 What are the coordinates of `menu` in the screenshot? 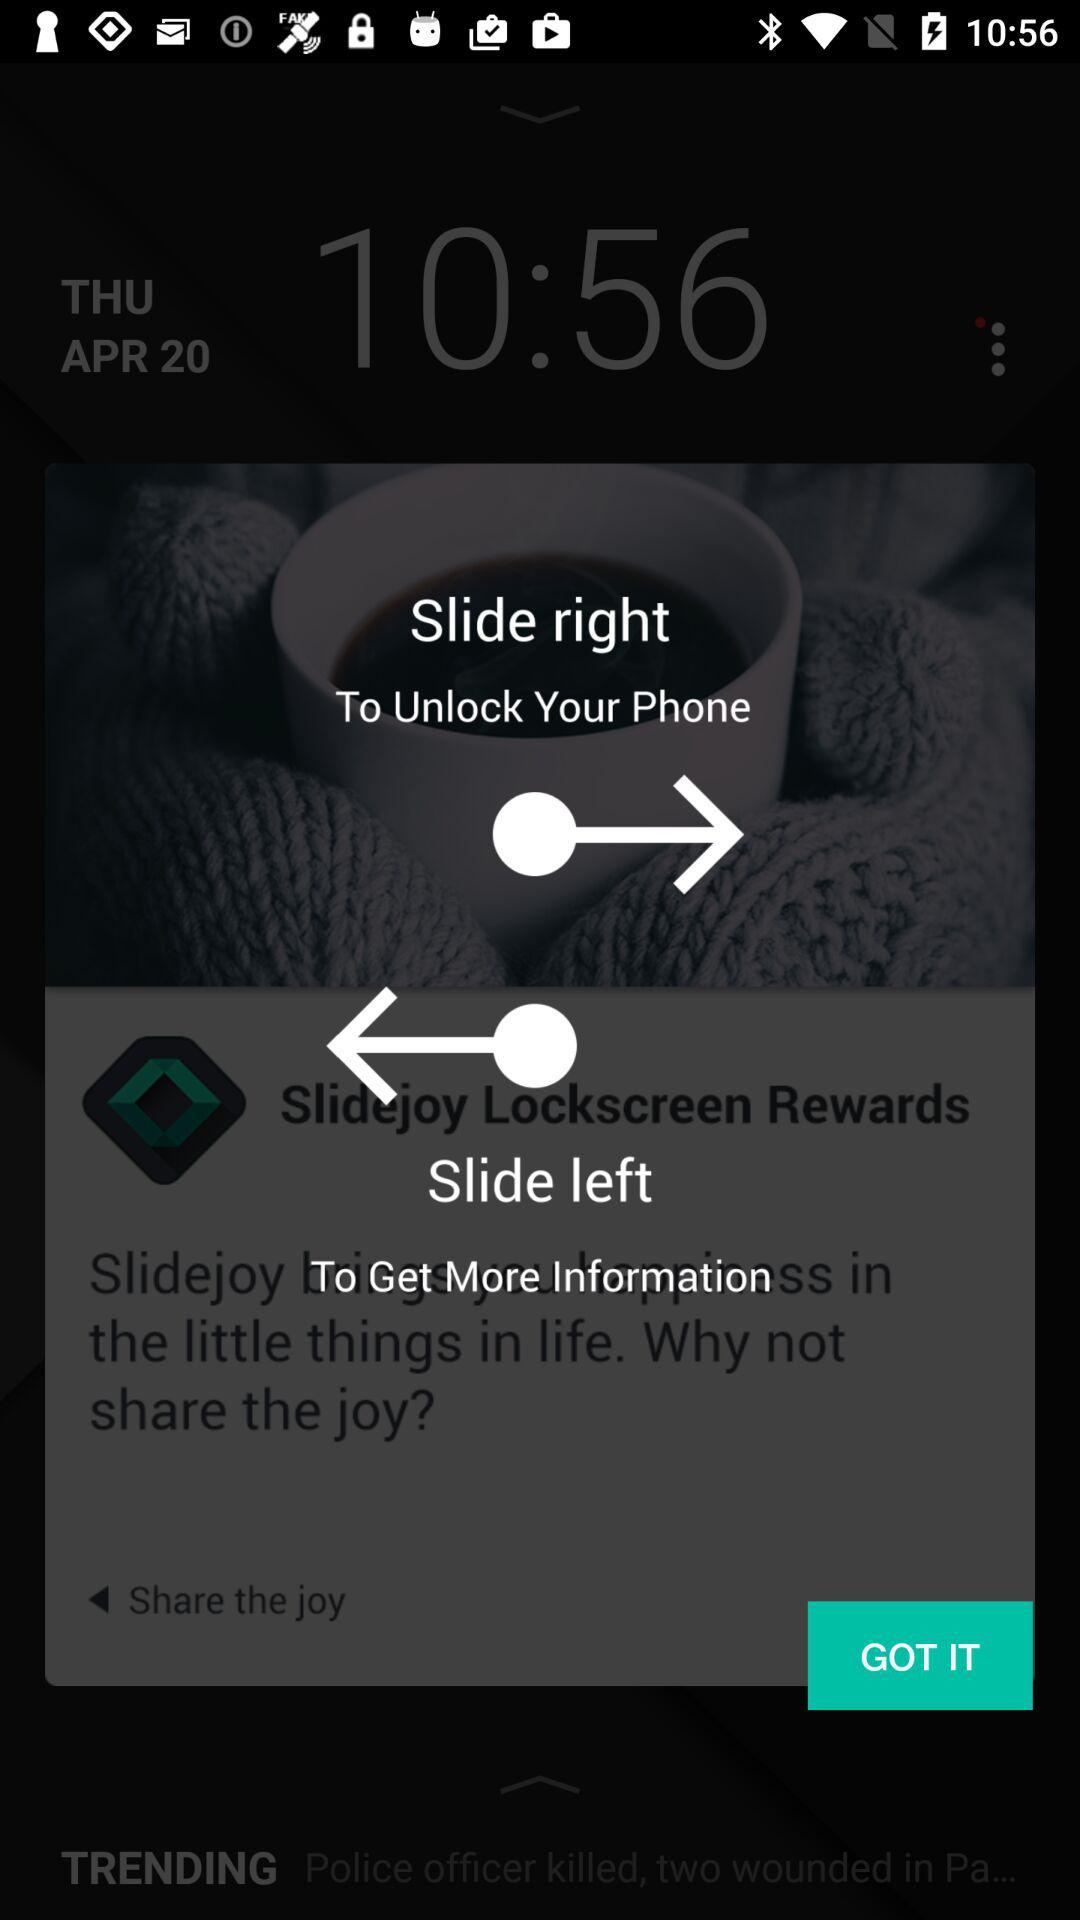 It's located at (979, 348).